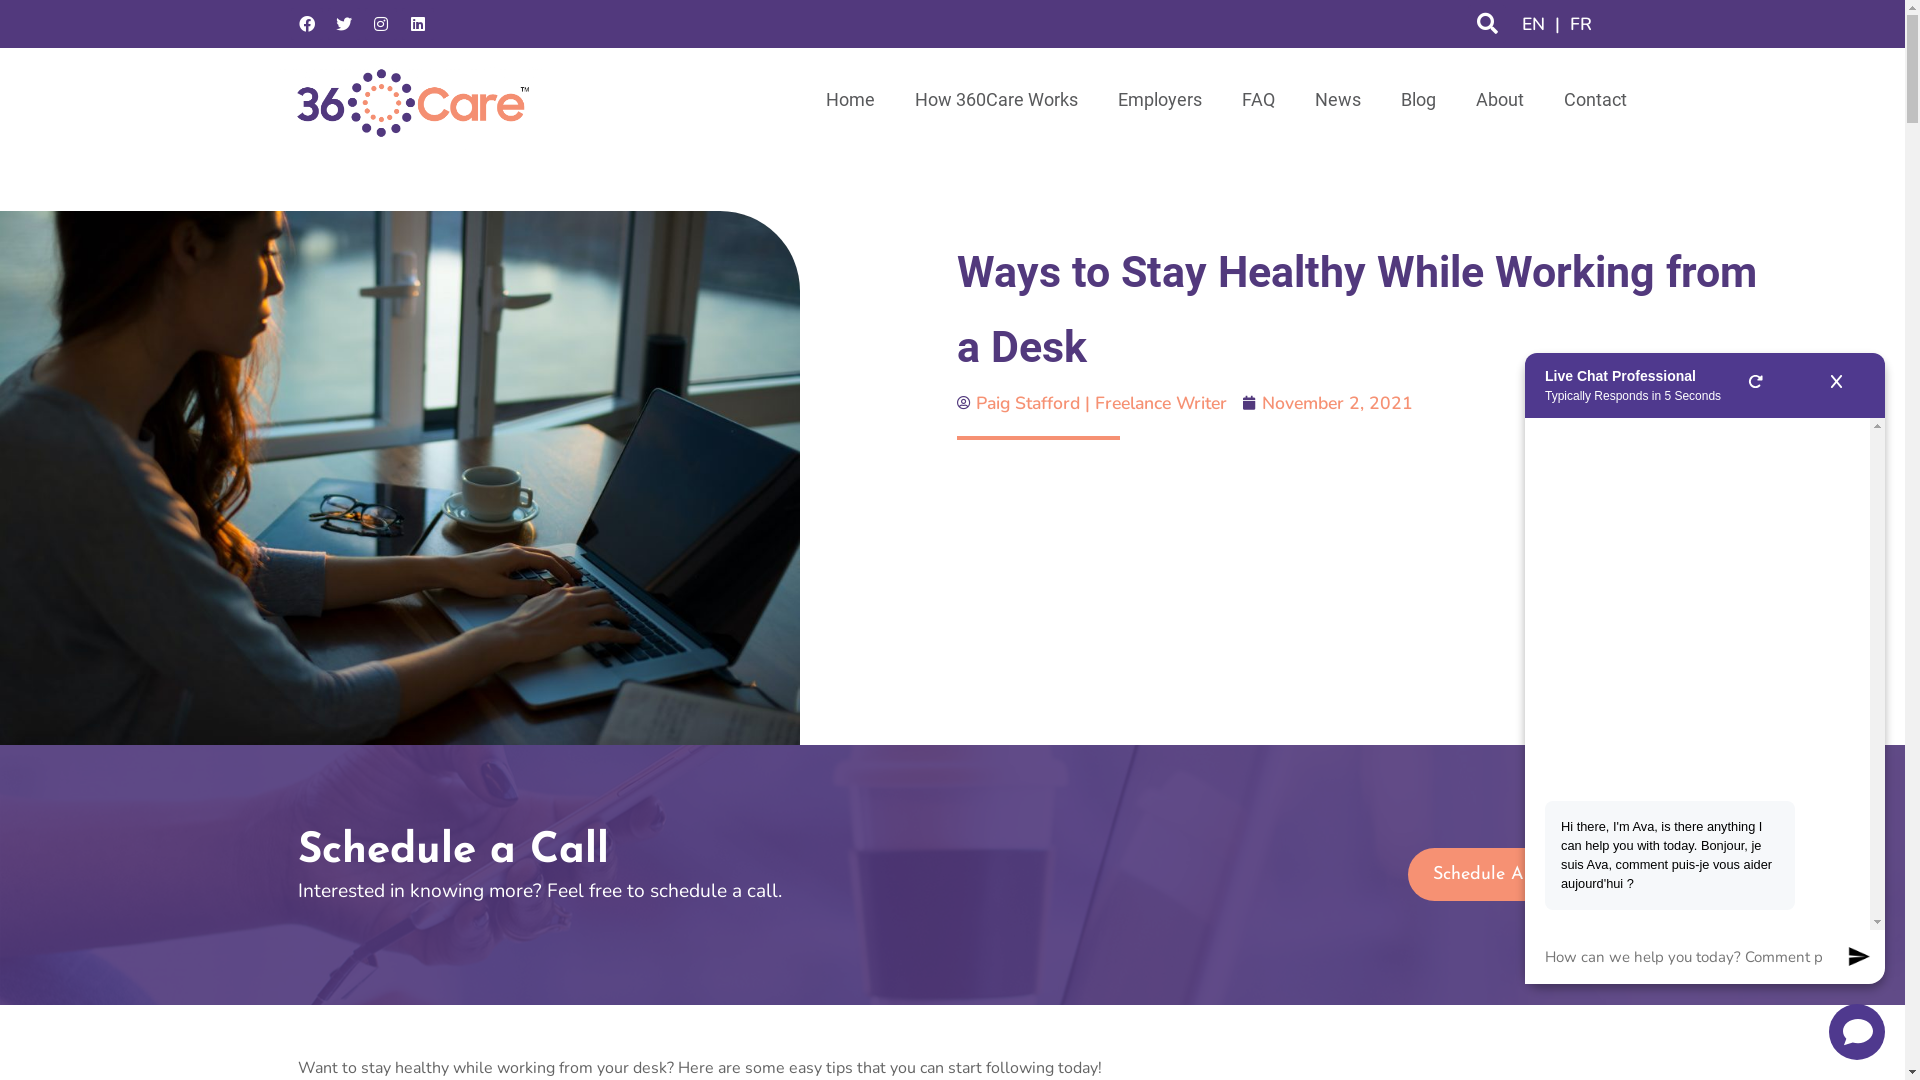 This screenshot has height=1080, width=1920. Describe the element at coordinates (1516, 23) in the screenshot. I see `'EN'` at that location.